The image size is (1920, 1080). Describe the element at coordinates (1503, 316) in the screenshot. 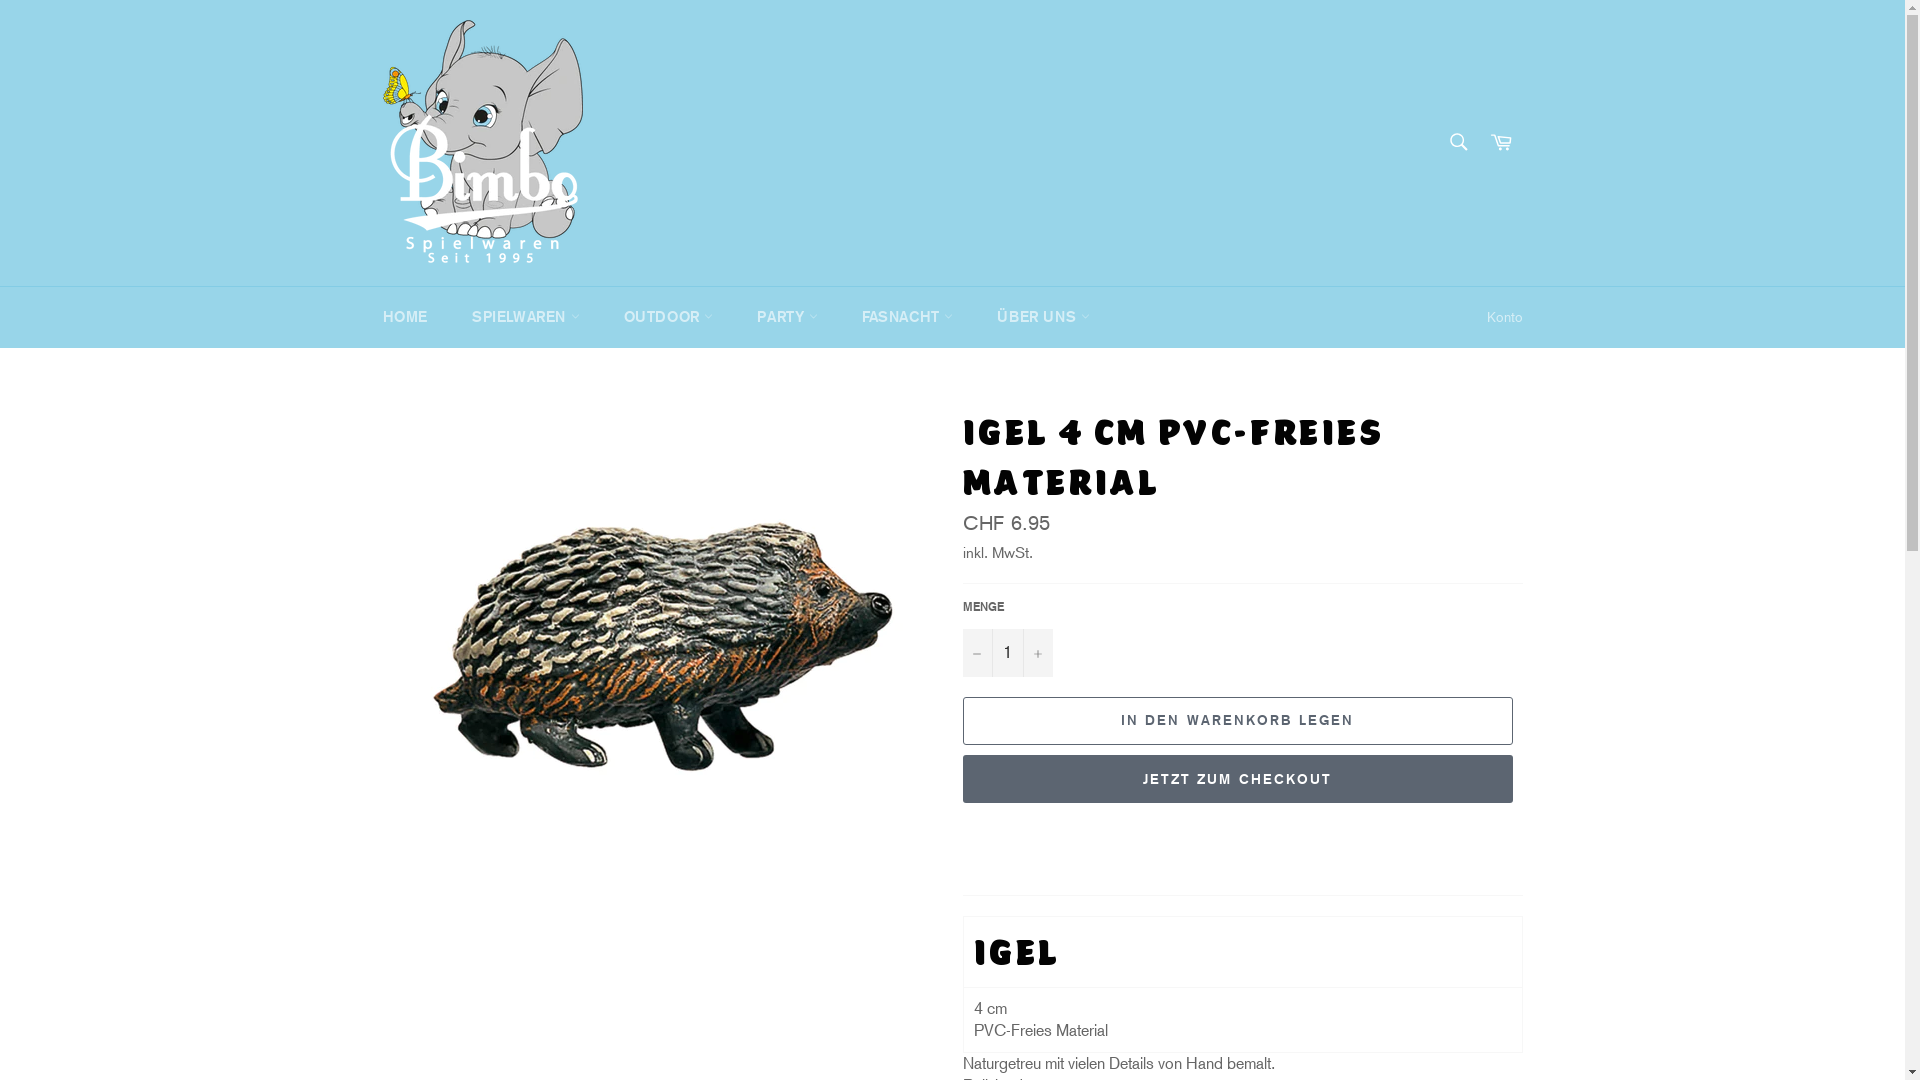

I see `'Konto'` at that location.